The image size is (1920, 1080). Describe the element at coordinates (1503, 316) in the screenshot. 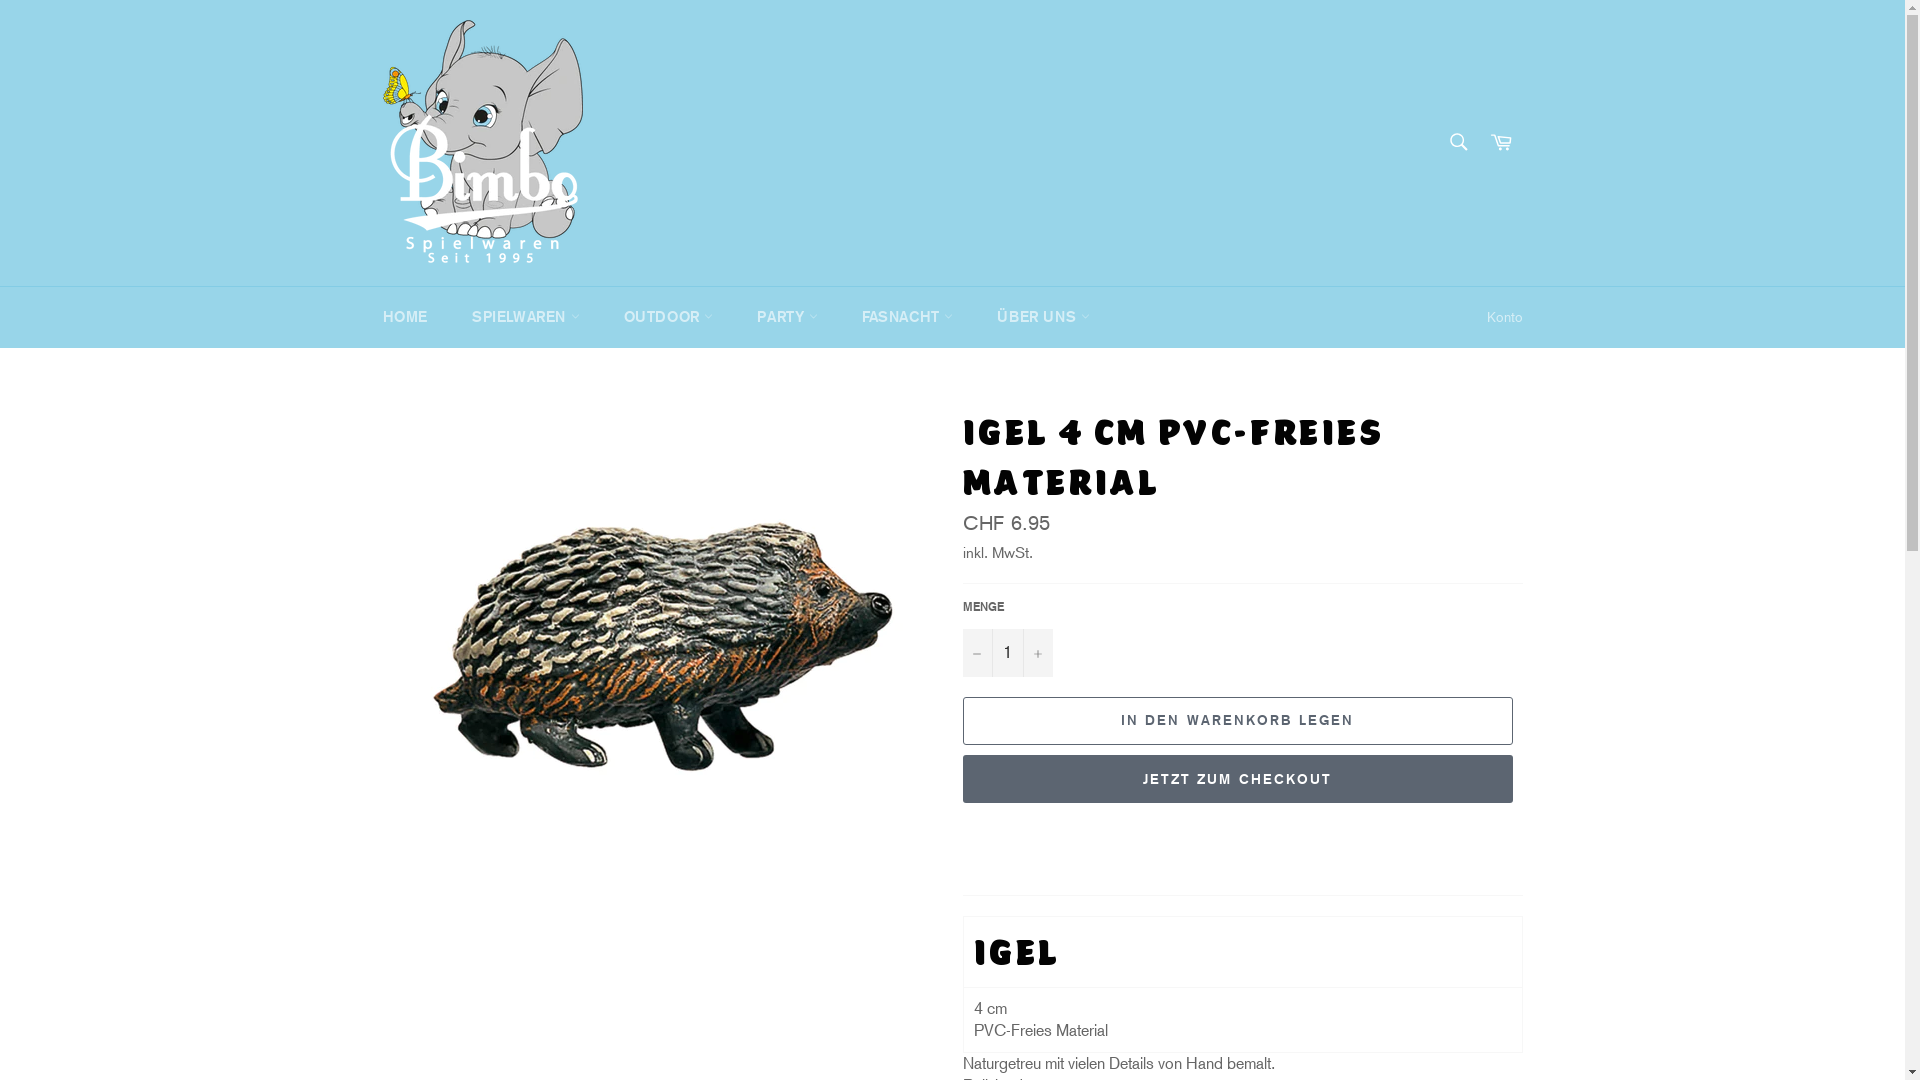

I see `'Konto'` at that location.